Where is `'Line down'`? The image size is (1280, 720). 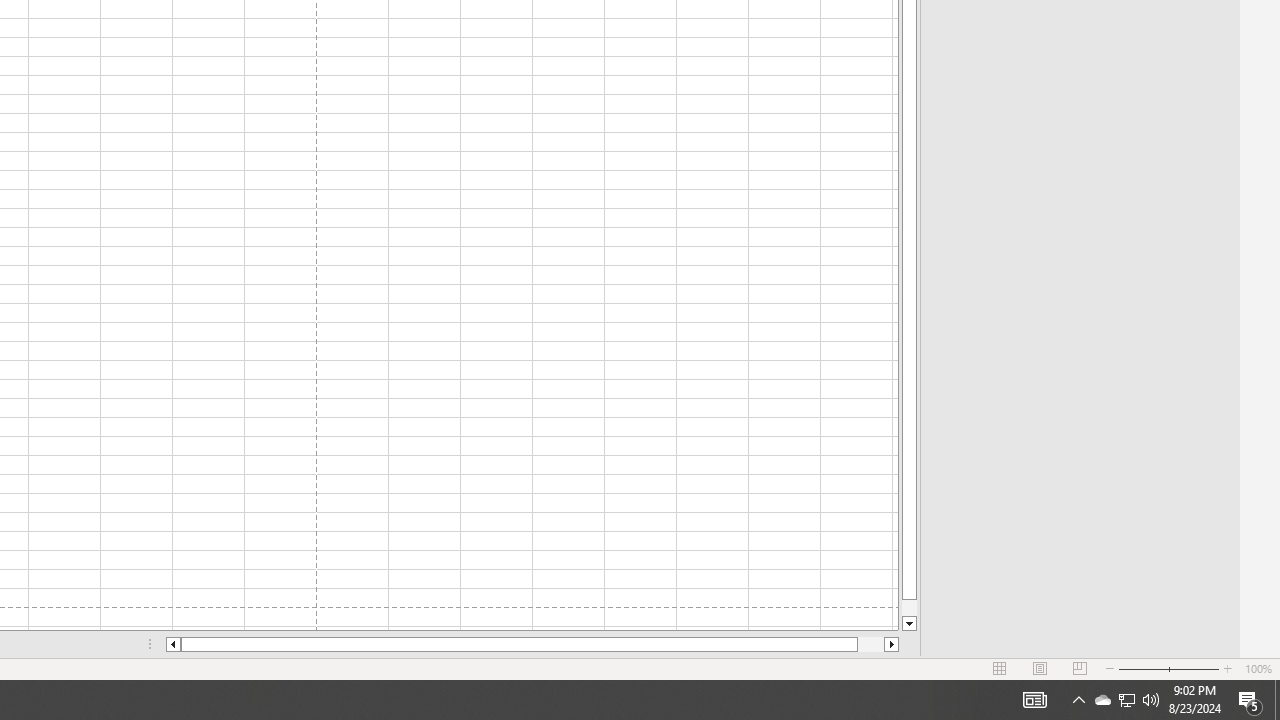
'Line down' is located at coordinates (908, 623).